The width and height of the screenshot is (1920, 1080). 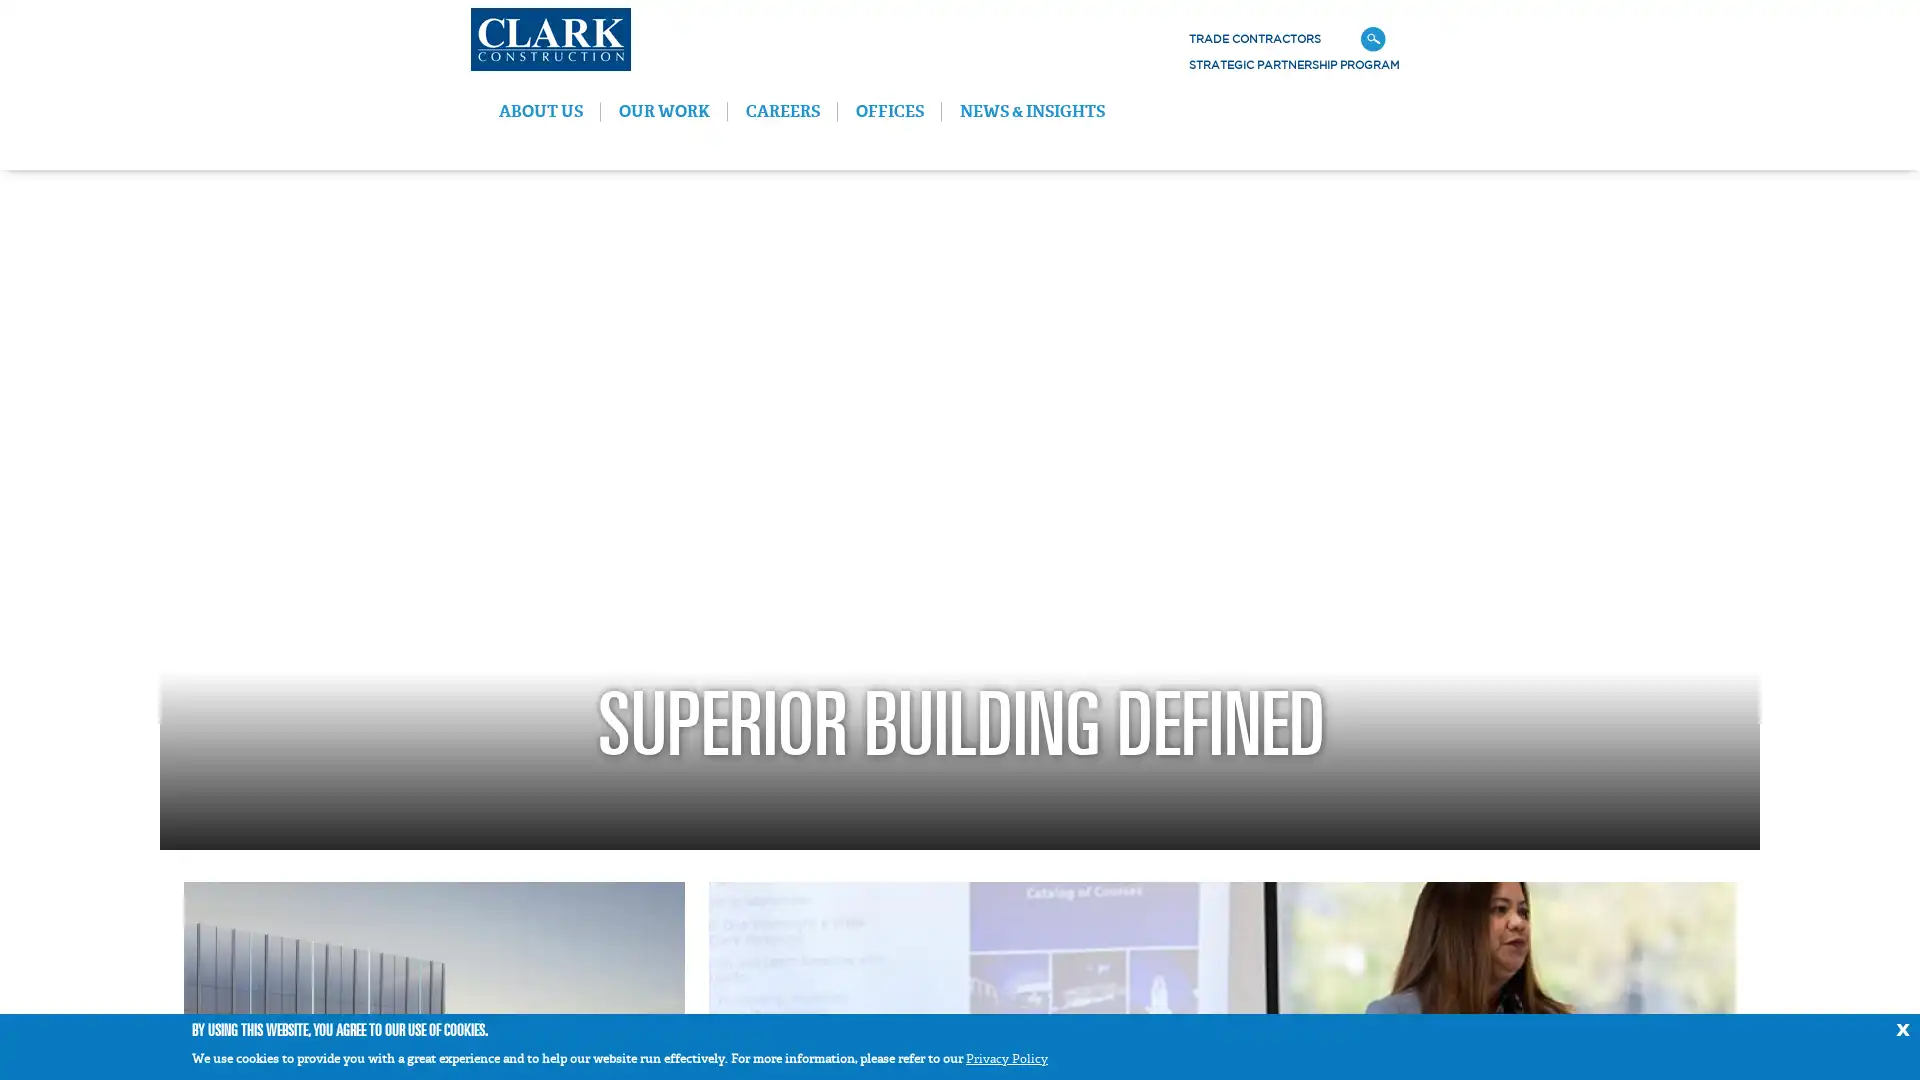 I want to click on Privacy Policy, so click(x=1007, y=1058).